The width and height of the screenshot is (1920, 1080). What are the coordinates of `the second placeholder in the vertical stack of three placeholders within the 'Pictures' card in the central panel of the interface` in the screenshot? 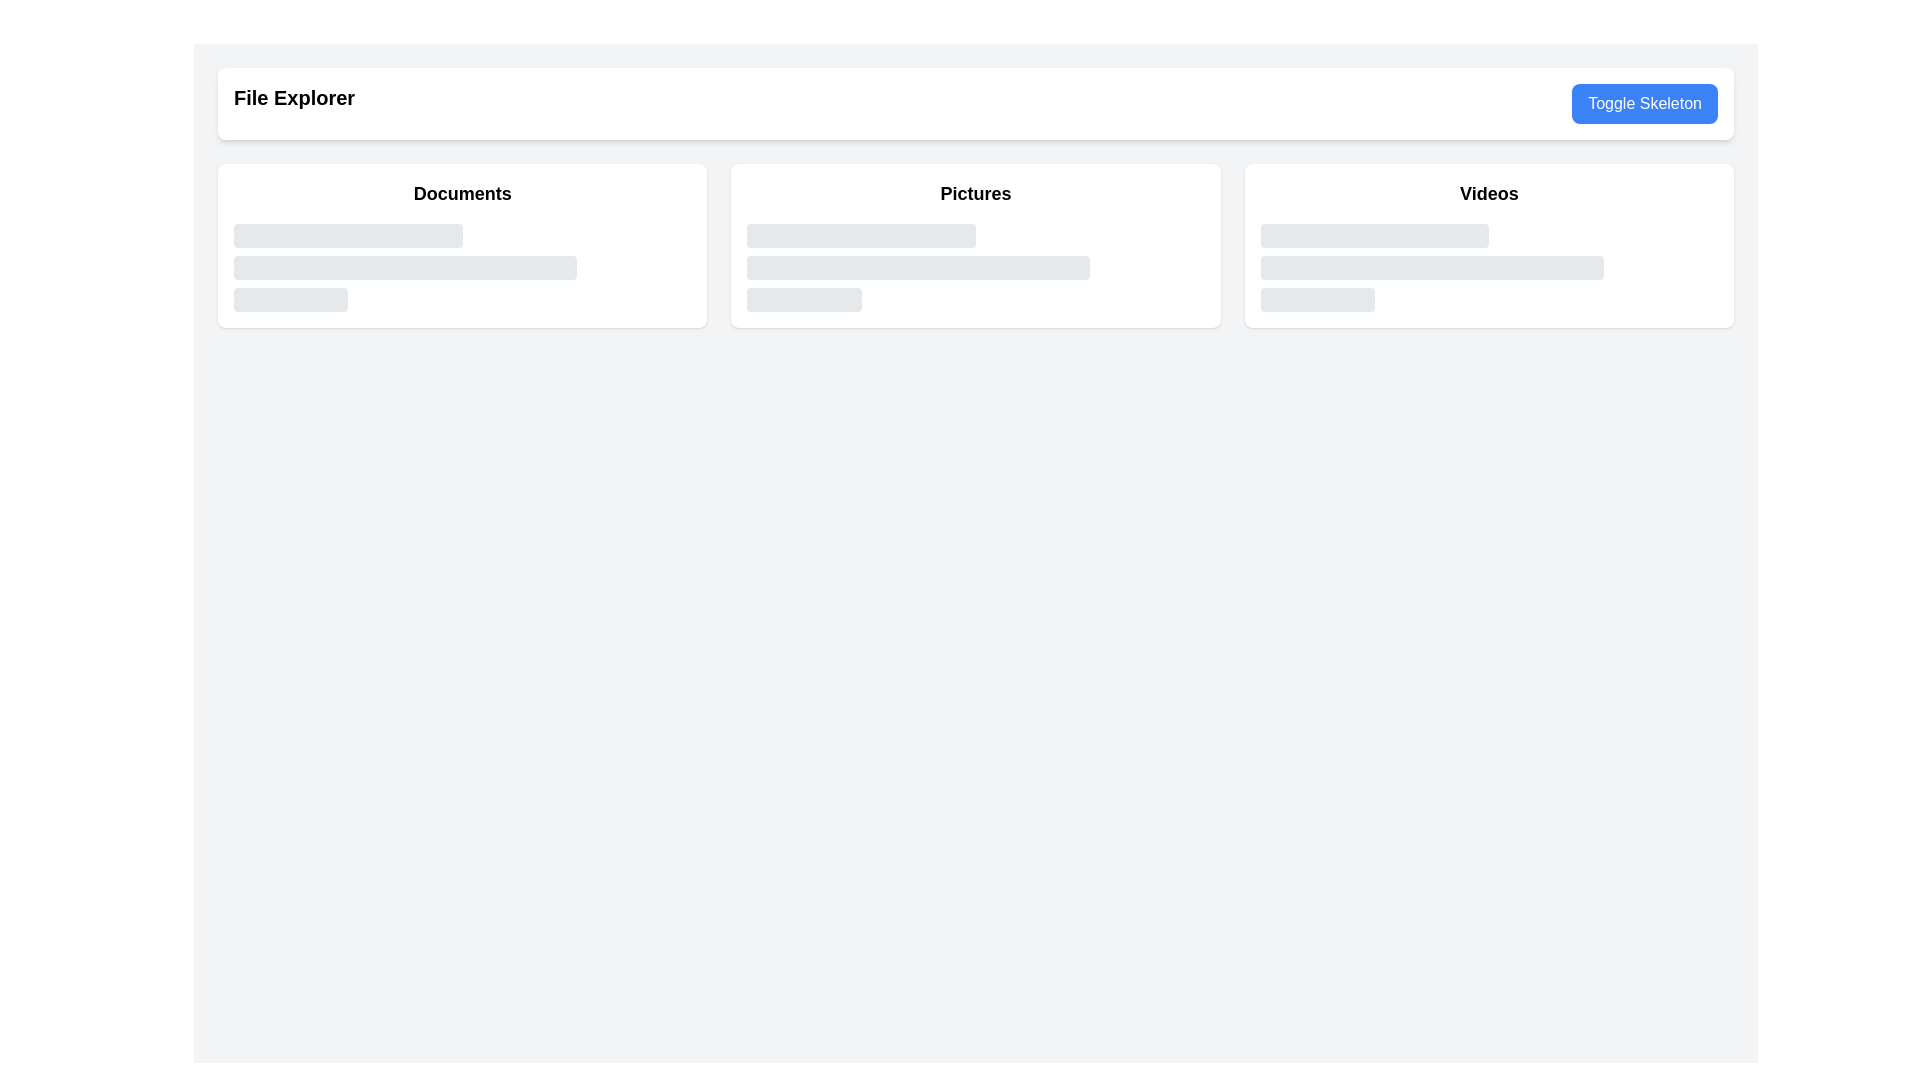 It's located at (975, 266).